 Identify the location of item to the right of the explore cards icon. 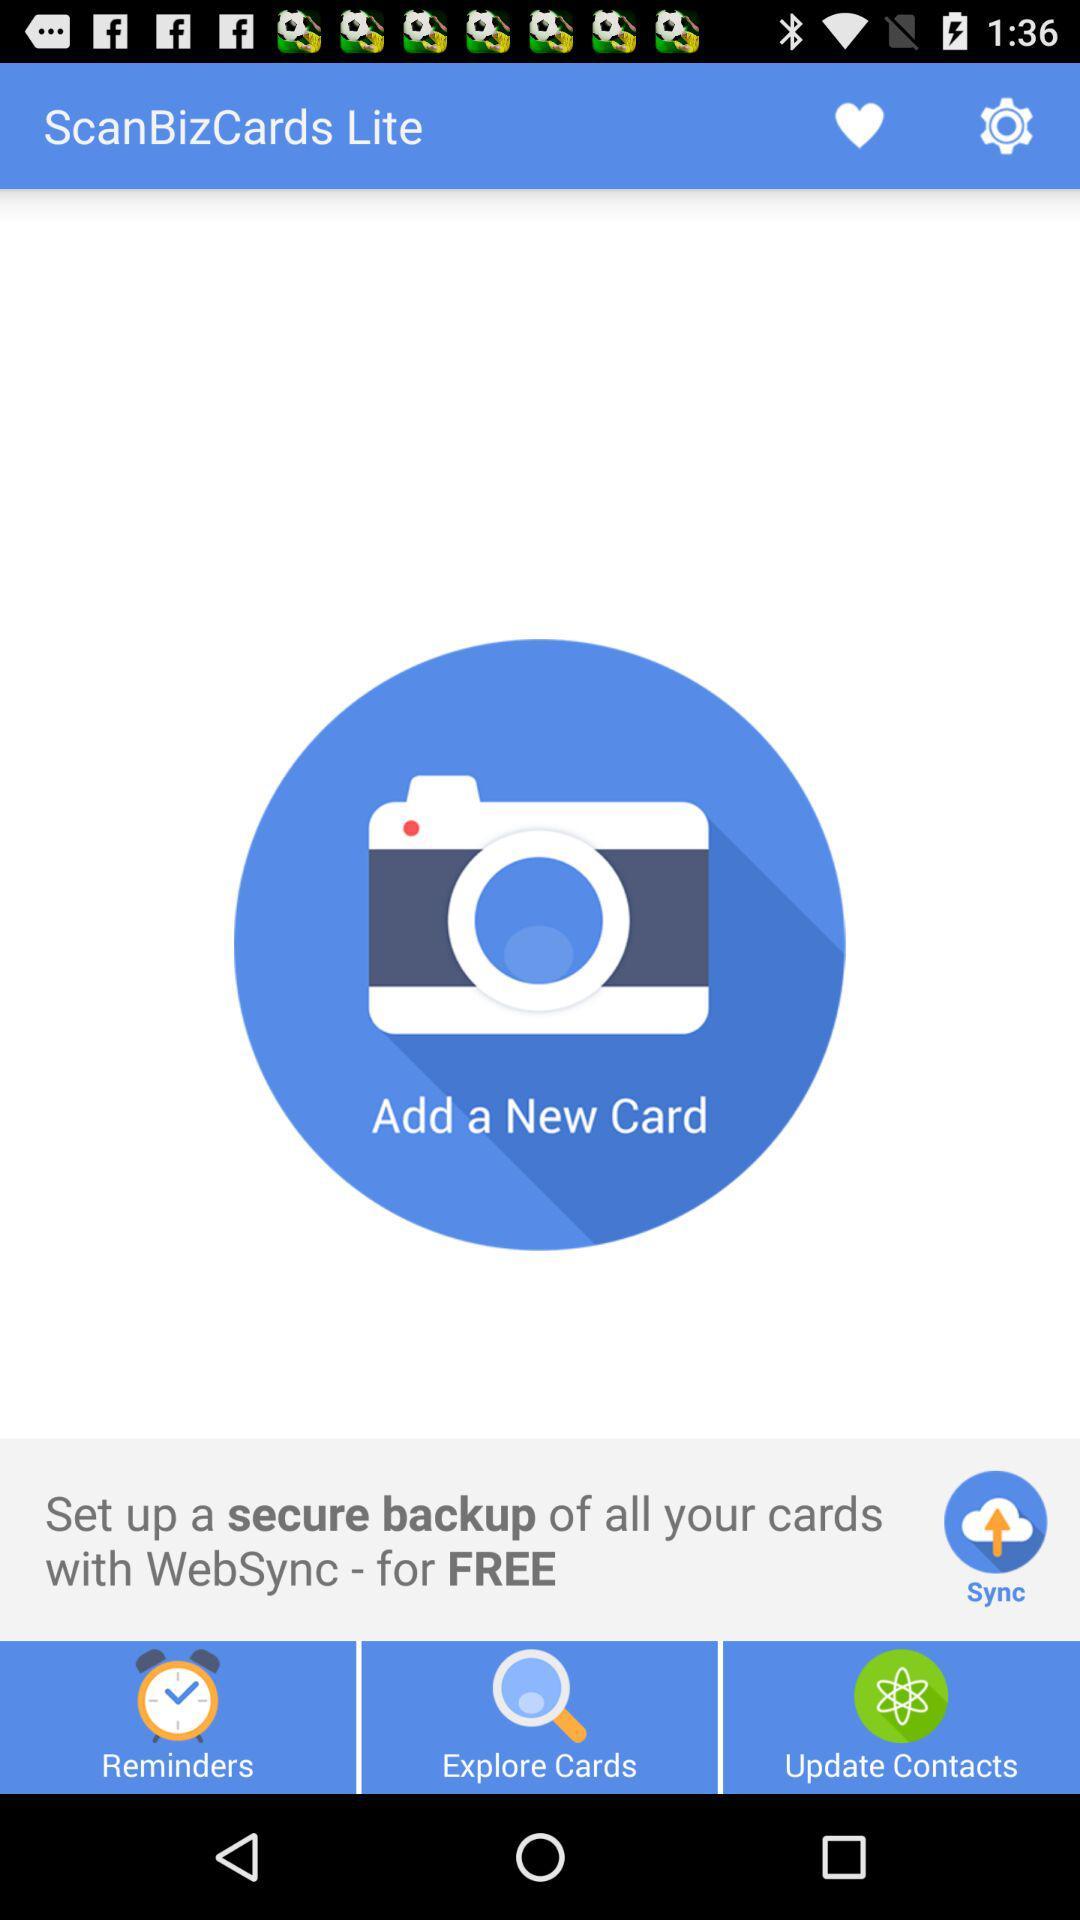
(901, 1716).